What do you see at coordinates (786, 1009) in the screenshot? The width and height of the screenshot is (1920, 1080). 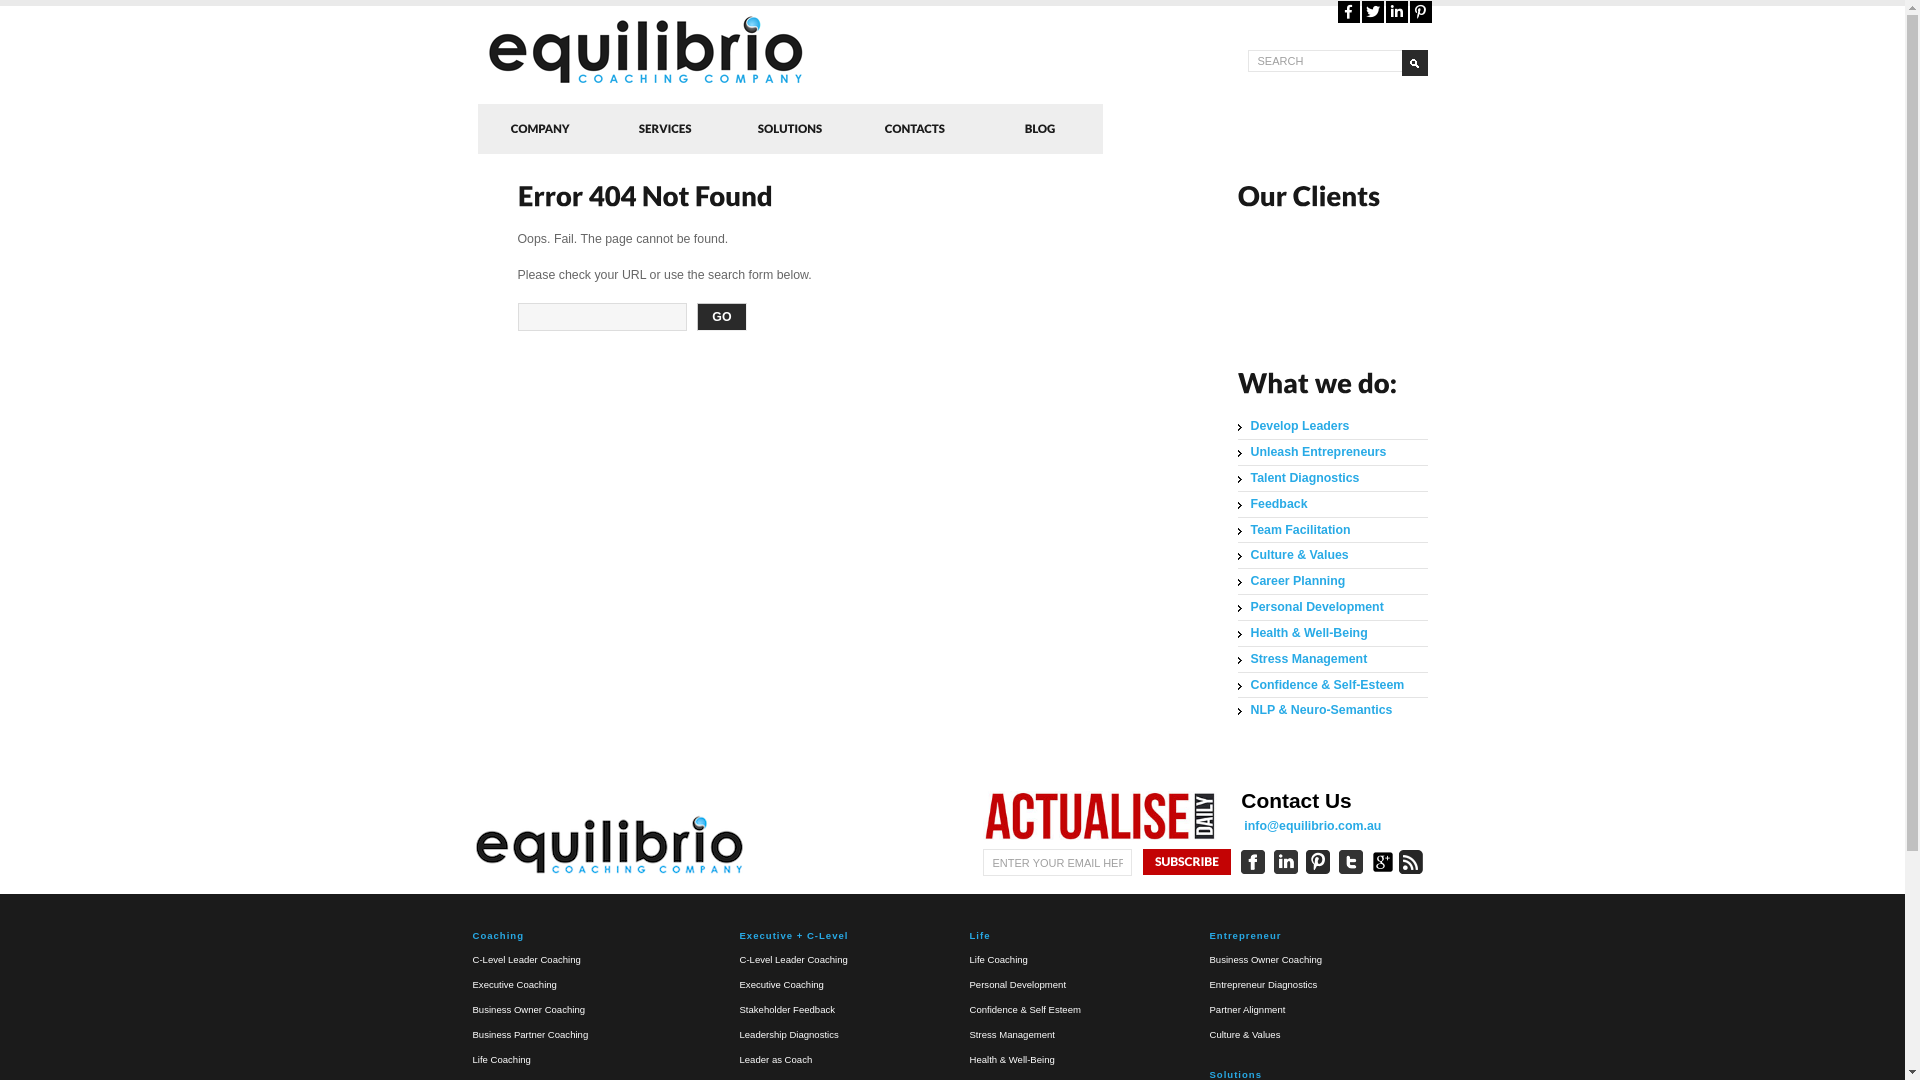 I see `'Stakeholder Feedback'` at bounding box center [786, 1009].